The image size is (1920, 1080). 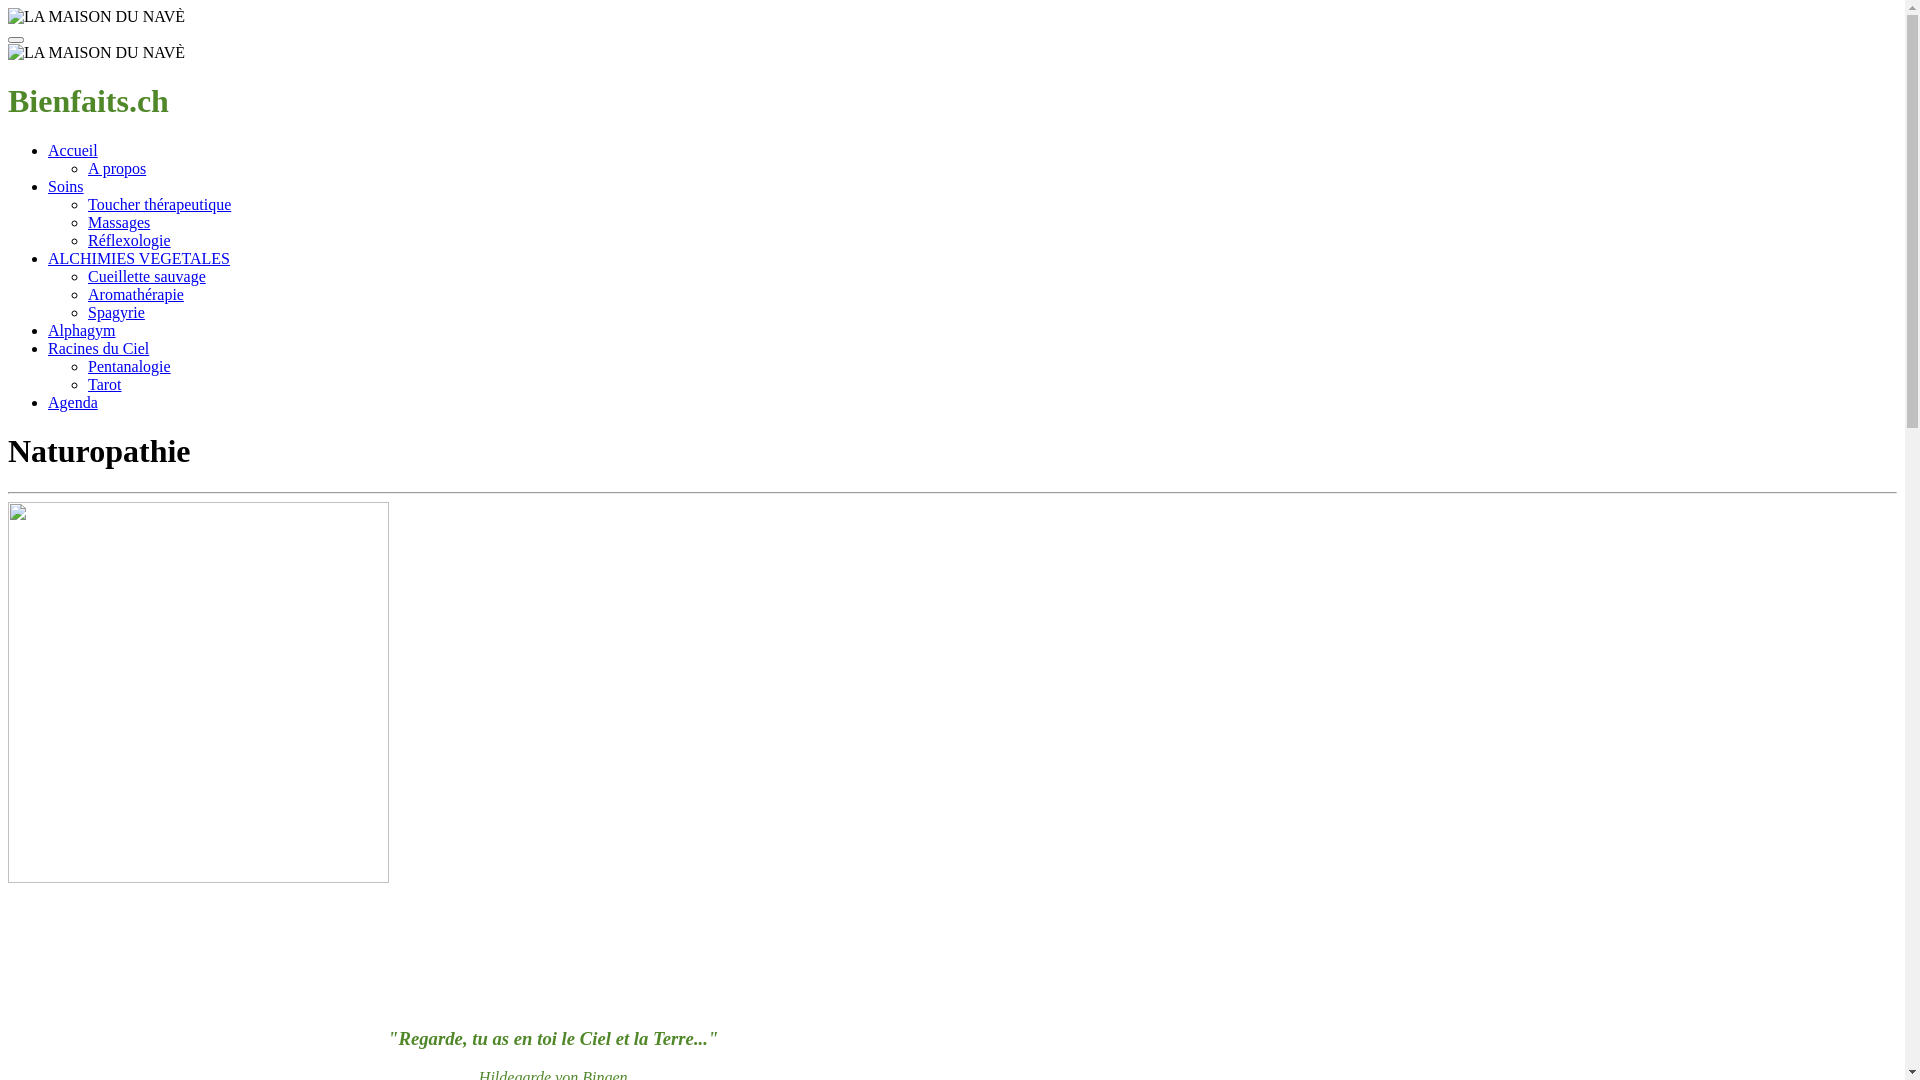 I want to click on 'Spagyrie', so click(x=115, y=312).